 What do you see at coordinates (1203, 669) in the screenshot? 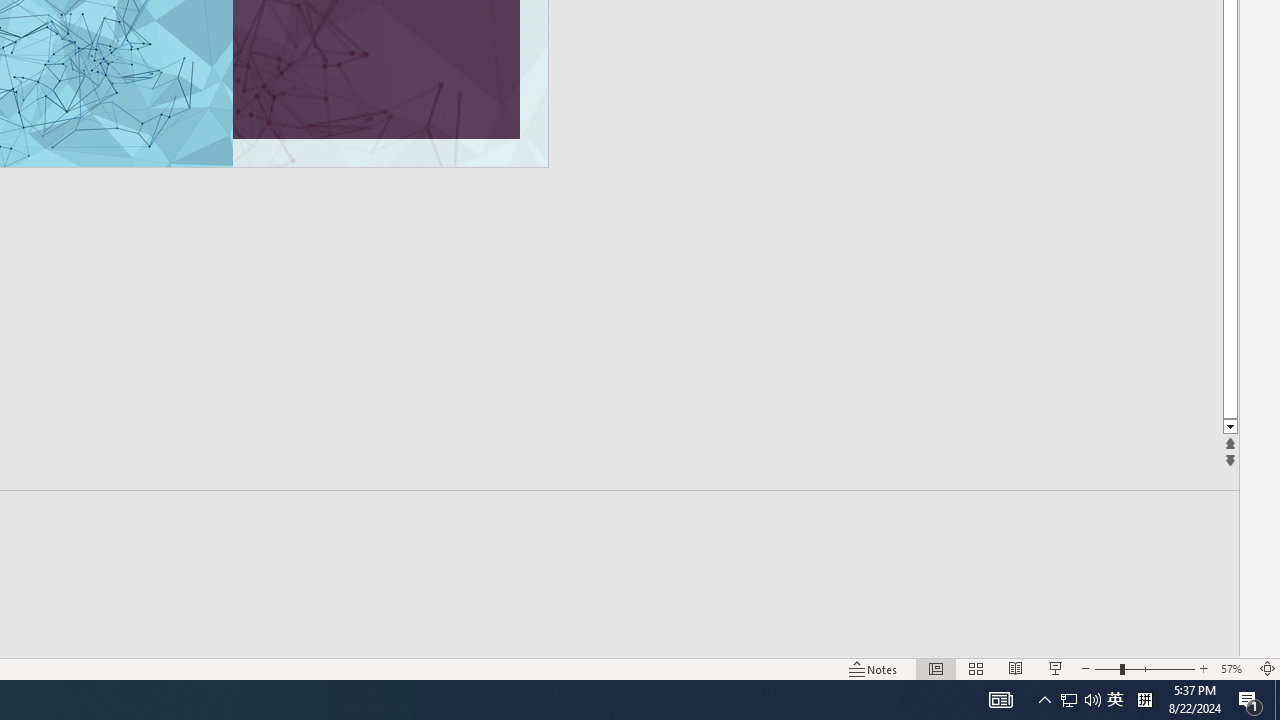
I see `'Zoom In'` at bounding box center [1203, 669].